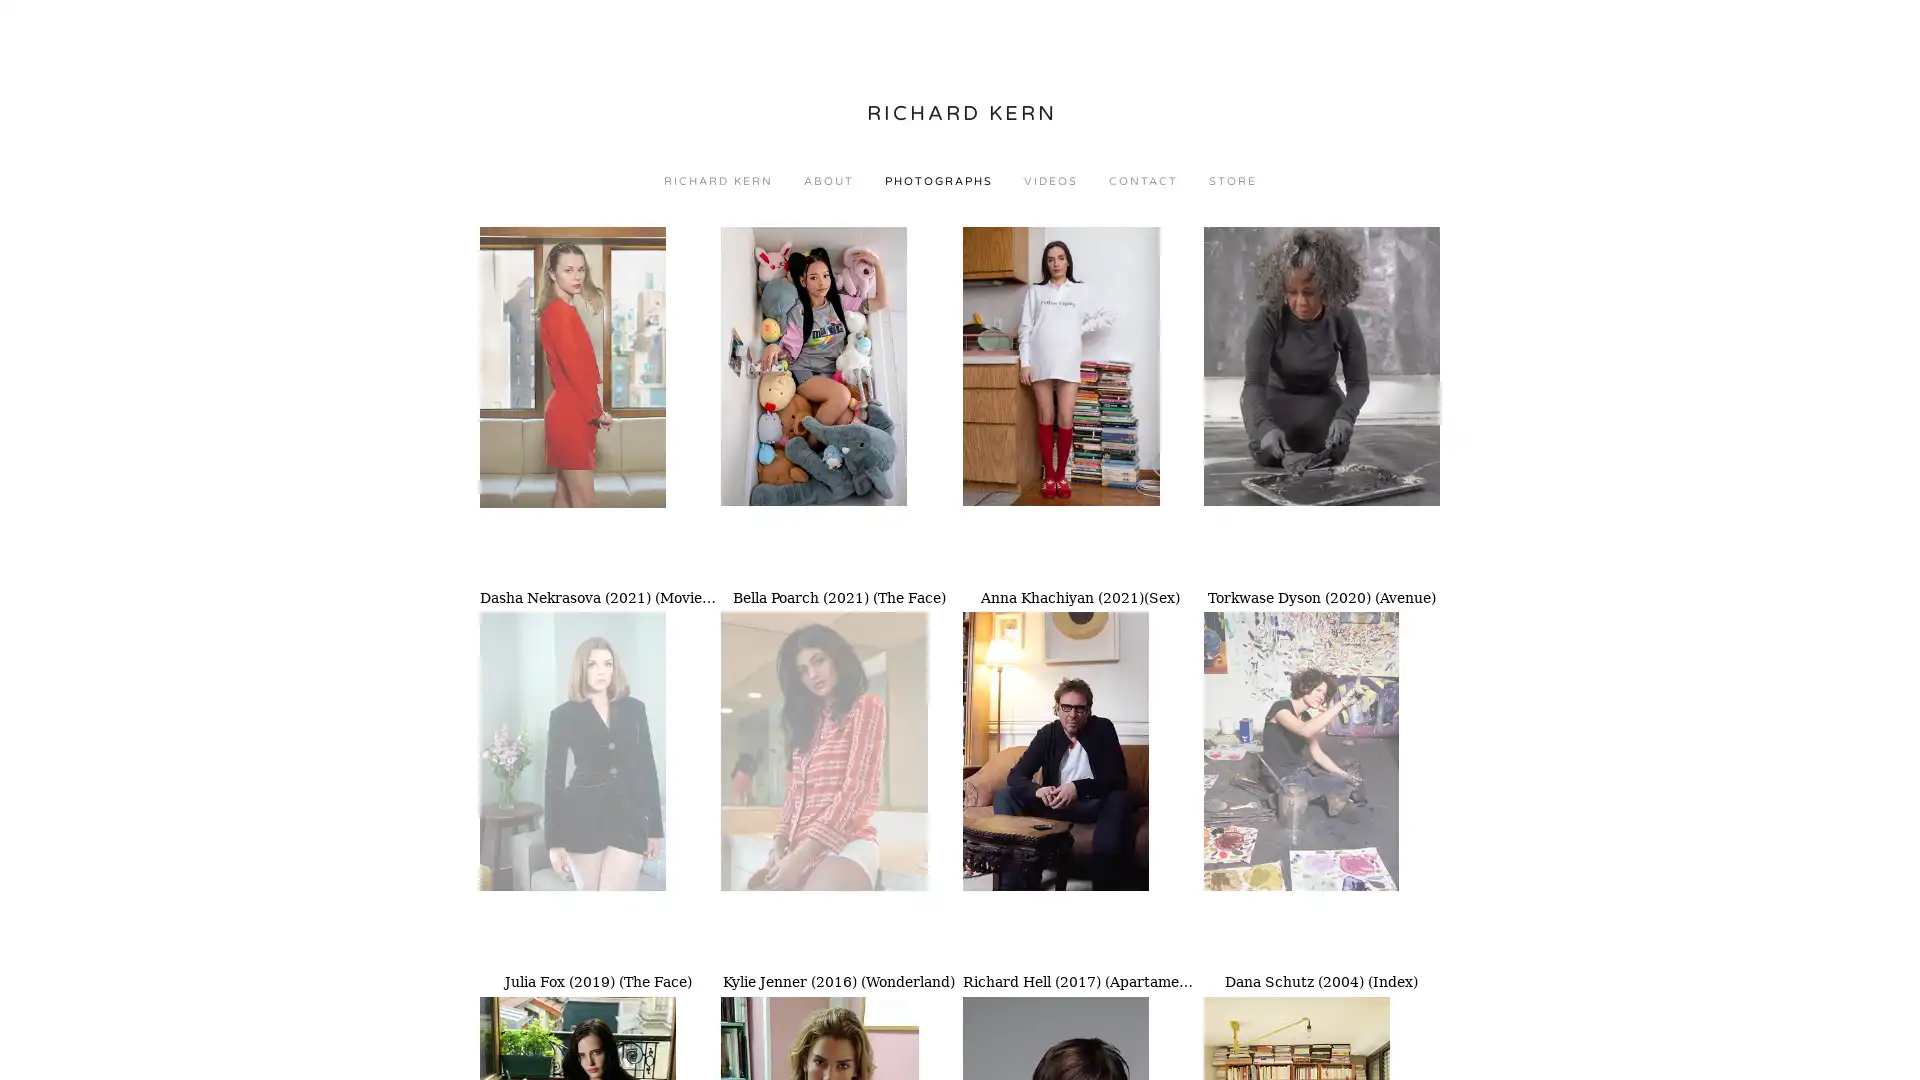  I want to click on View fullsize Anna Khachiyan (2021)(Sex), so click(1079, 404).